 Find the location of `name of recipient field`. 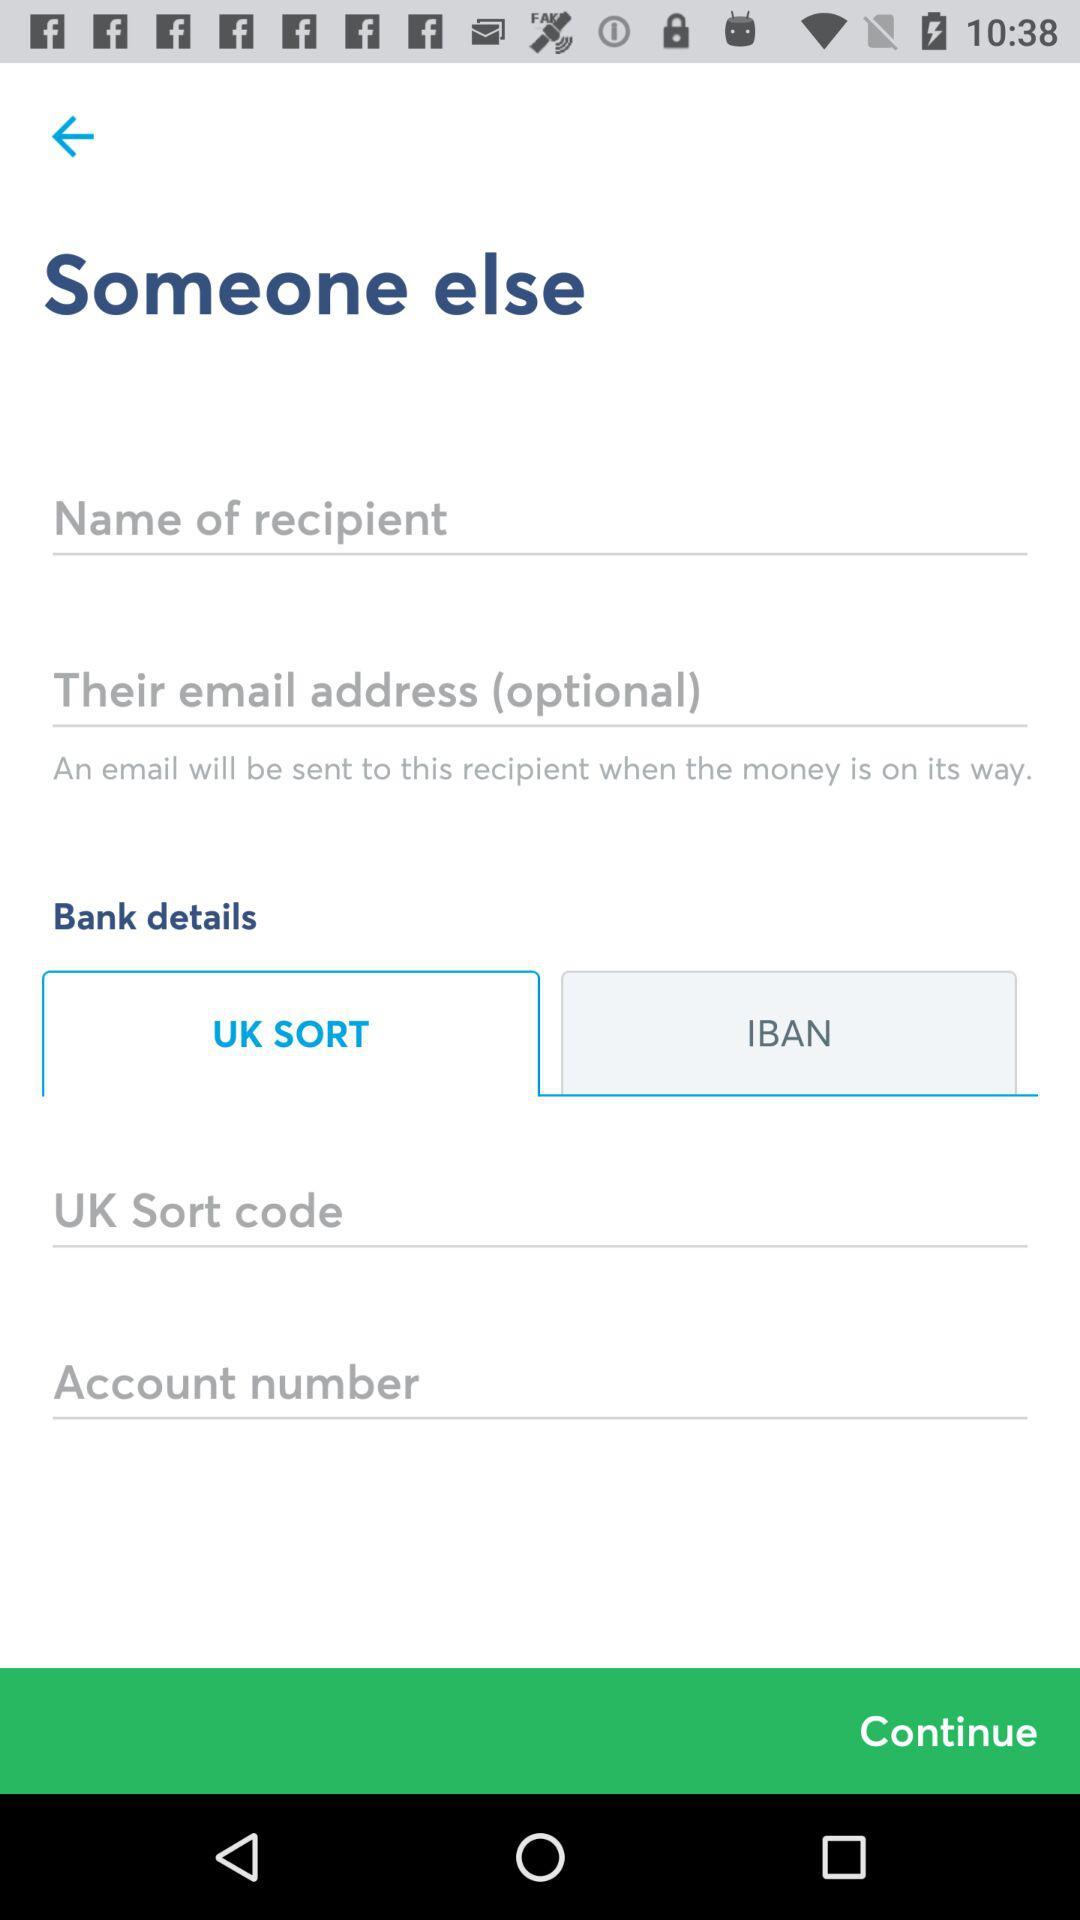

name of recipient field is located at coordinates (540, 489).